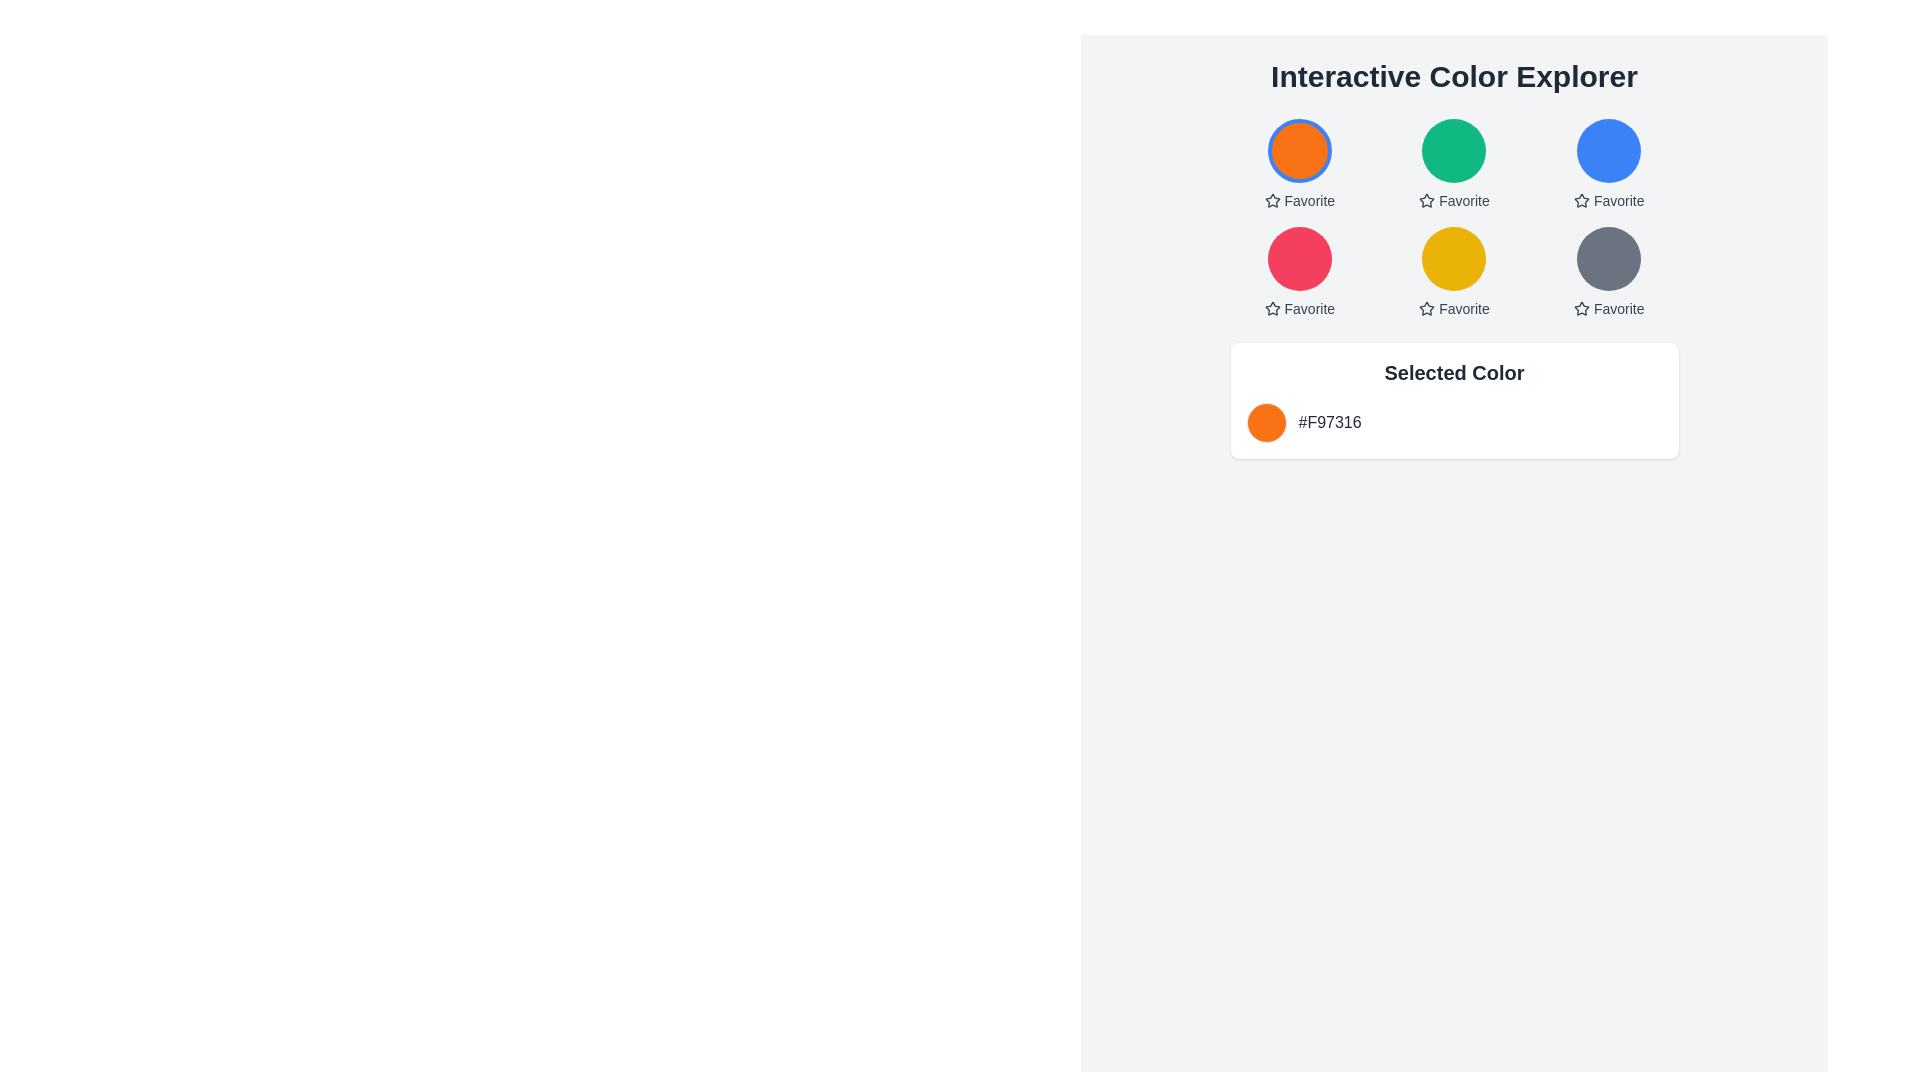 This screenshot has height=1080, width=1920. I want to click on the 'Favorite' text or star icon in the Interactive Color Explorer interface to mark it as favorite, so click(1454, 308).